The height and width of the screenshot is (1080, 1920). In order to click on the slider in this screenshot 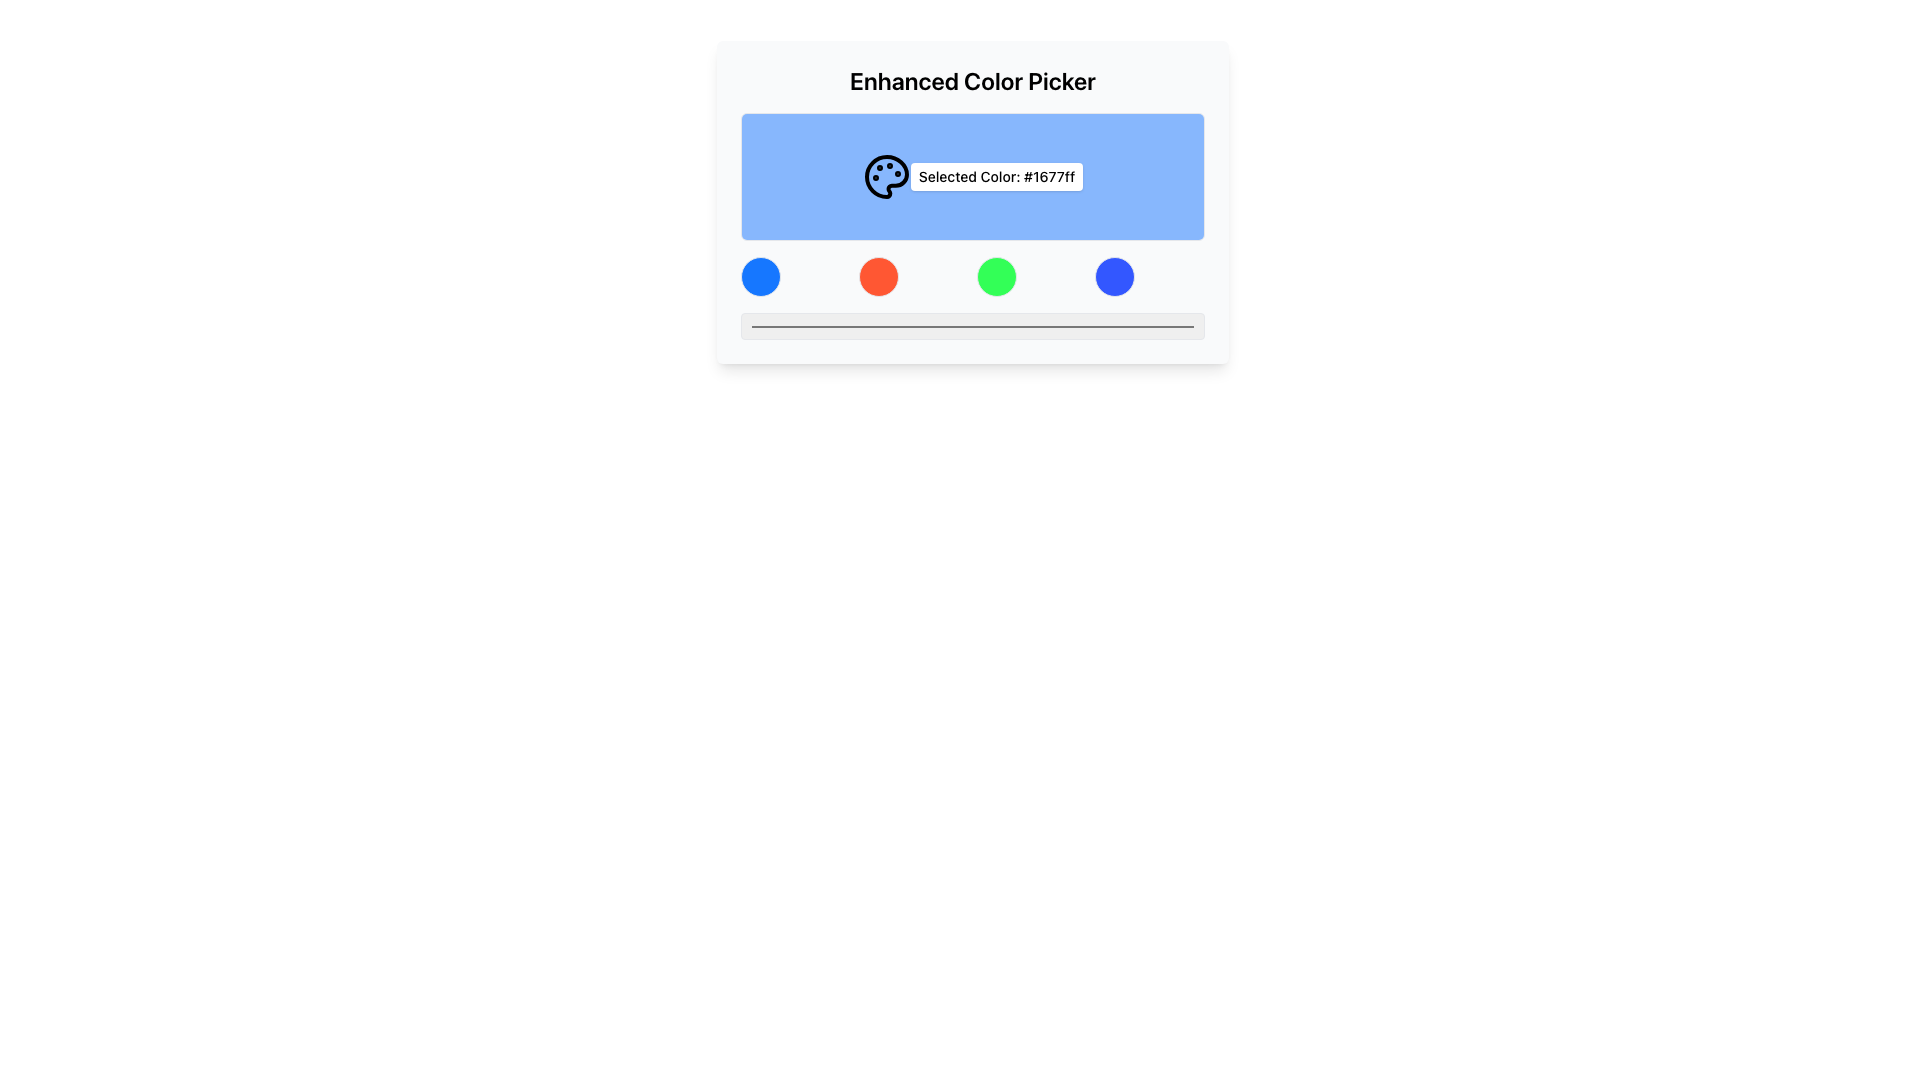, I will do `click(749, 325)`.